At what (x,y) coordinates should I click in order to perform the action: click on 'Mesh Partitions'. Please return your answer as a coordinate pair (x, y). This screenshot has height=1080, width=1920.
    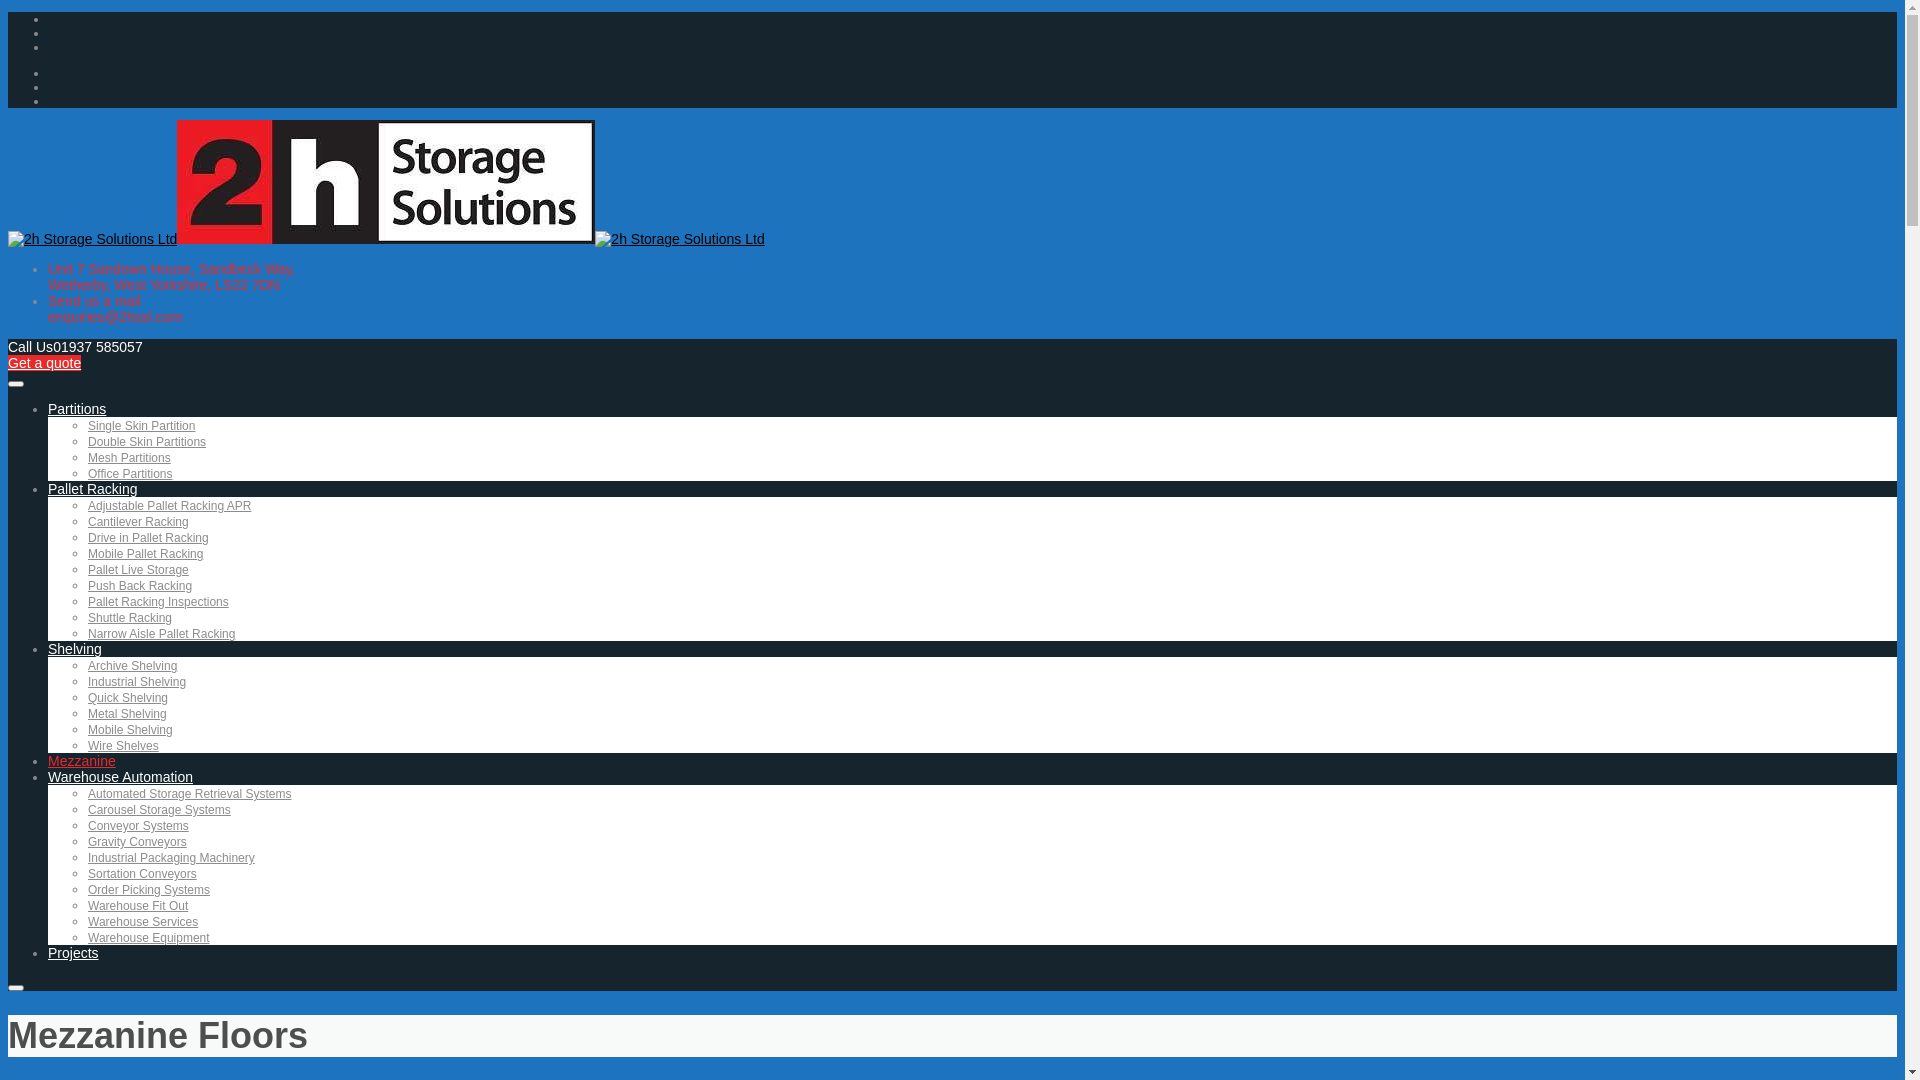
    Looking at the image, I should click on (128, 458).